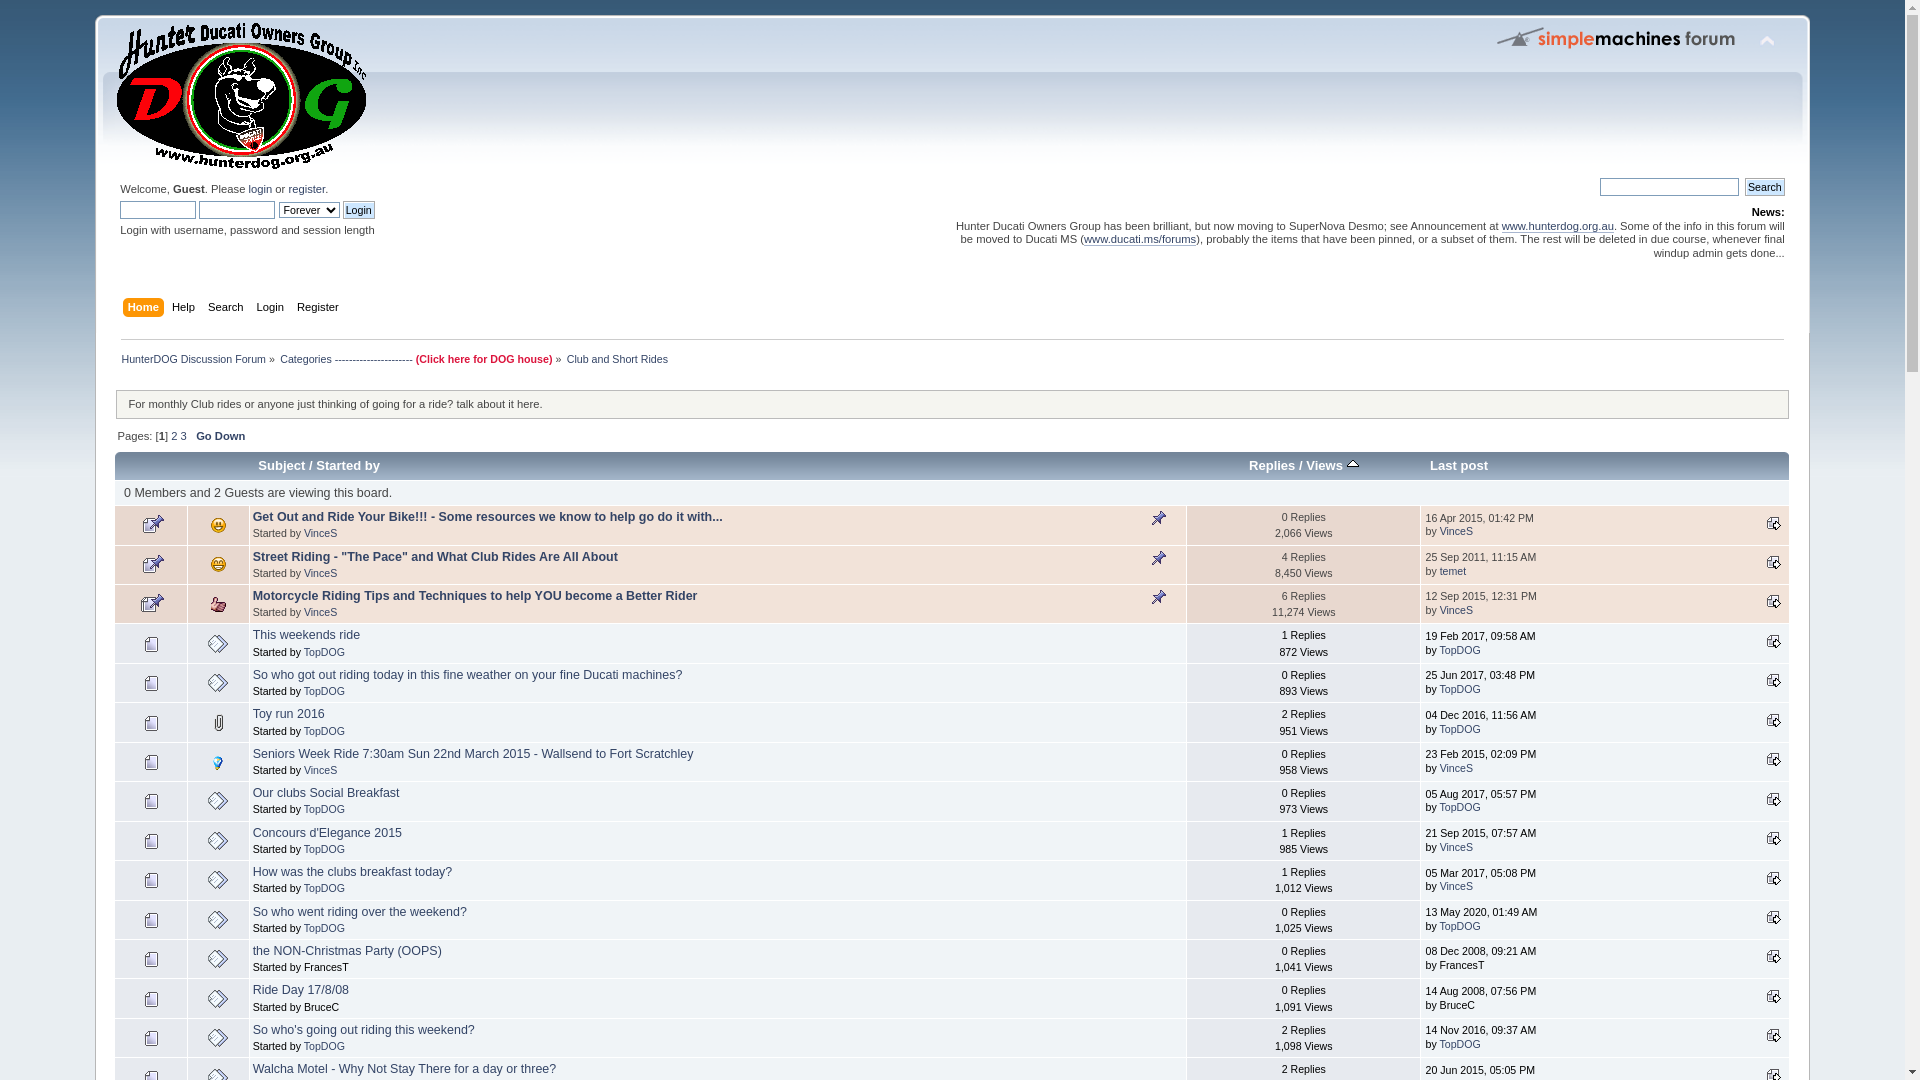 This screenshot has height=1080, width=1920. Describe the element at coordinates (1140, 238) in the screenshot. I see `'www.ducati.ms/forums'` at that location.